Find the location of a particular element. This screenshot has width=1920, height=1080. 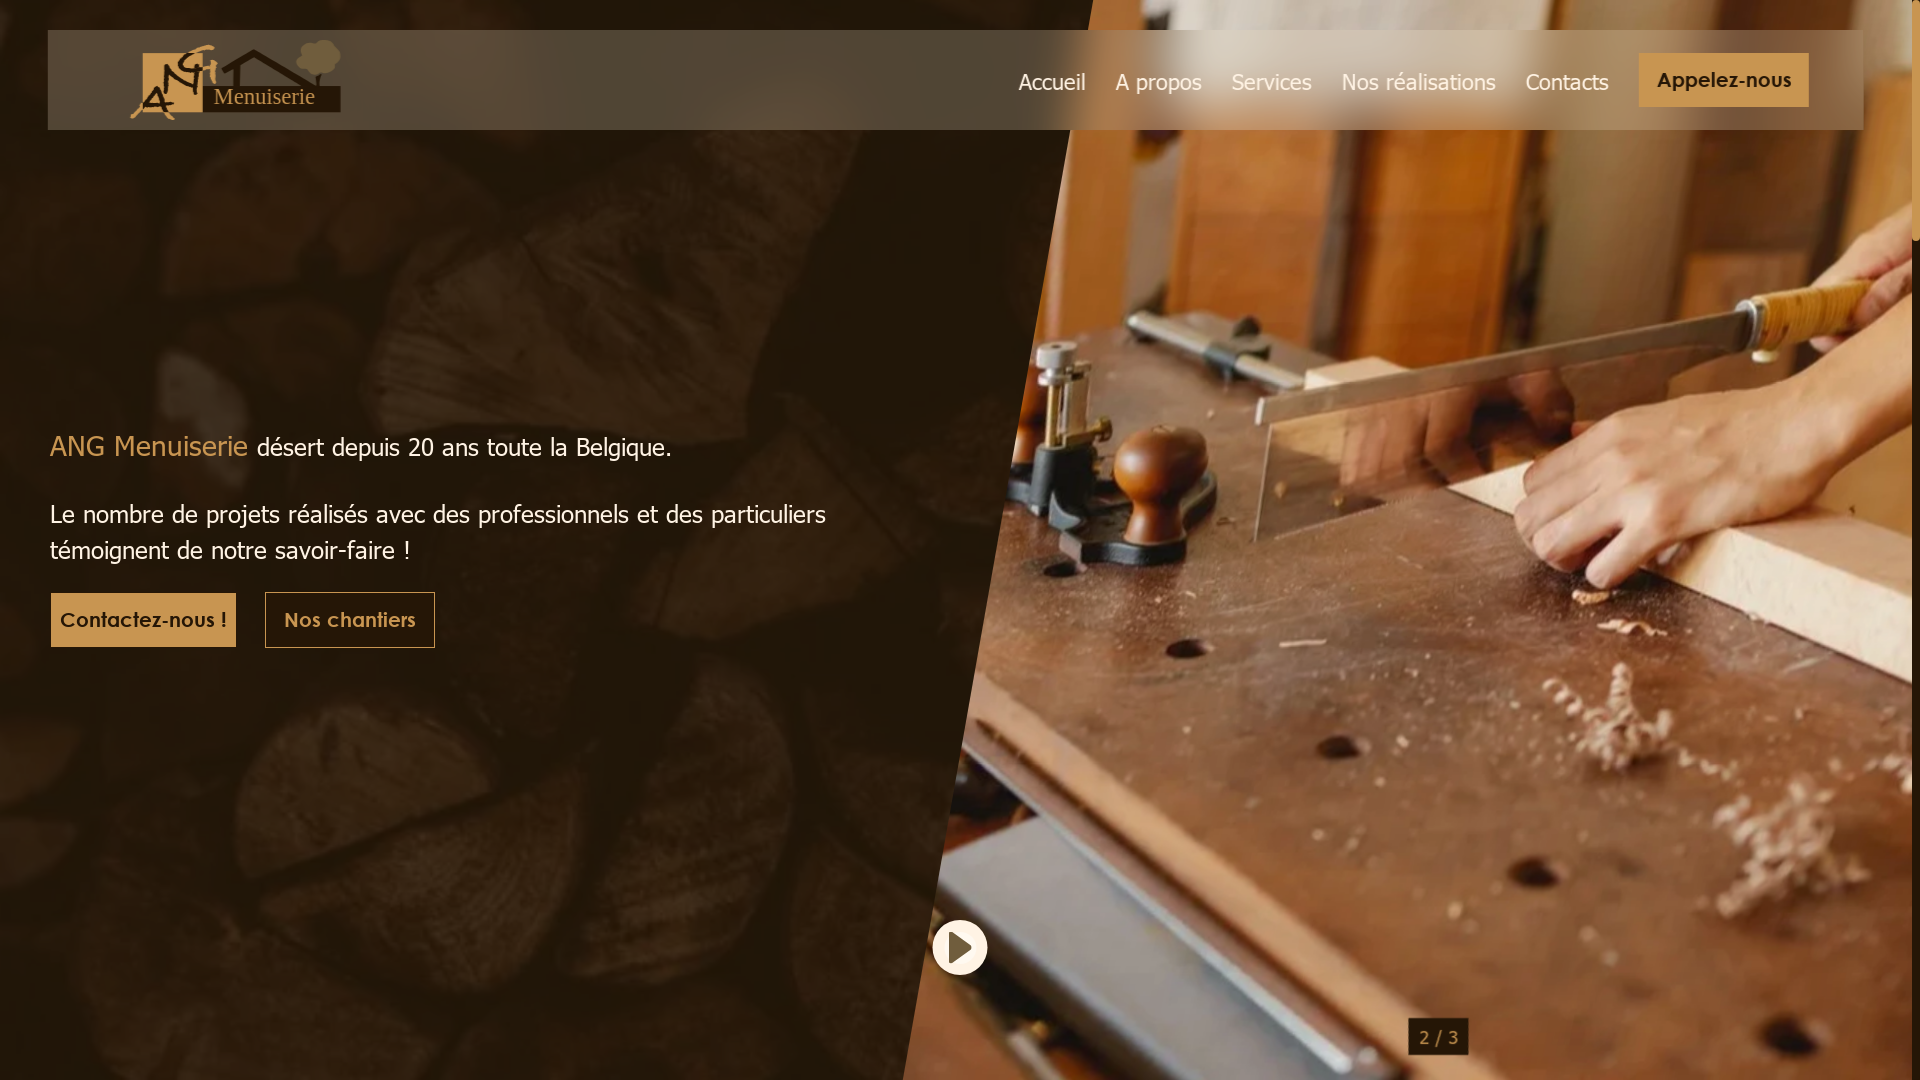

'Services' is located at coordinates (1271, 79).